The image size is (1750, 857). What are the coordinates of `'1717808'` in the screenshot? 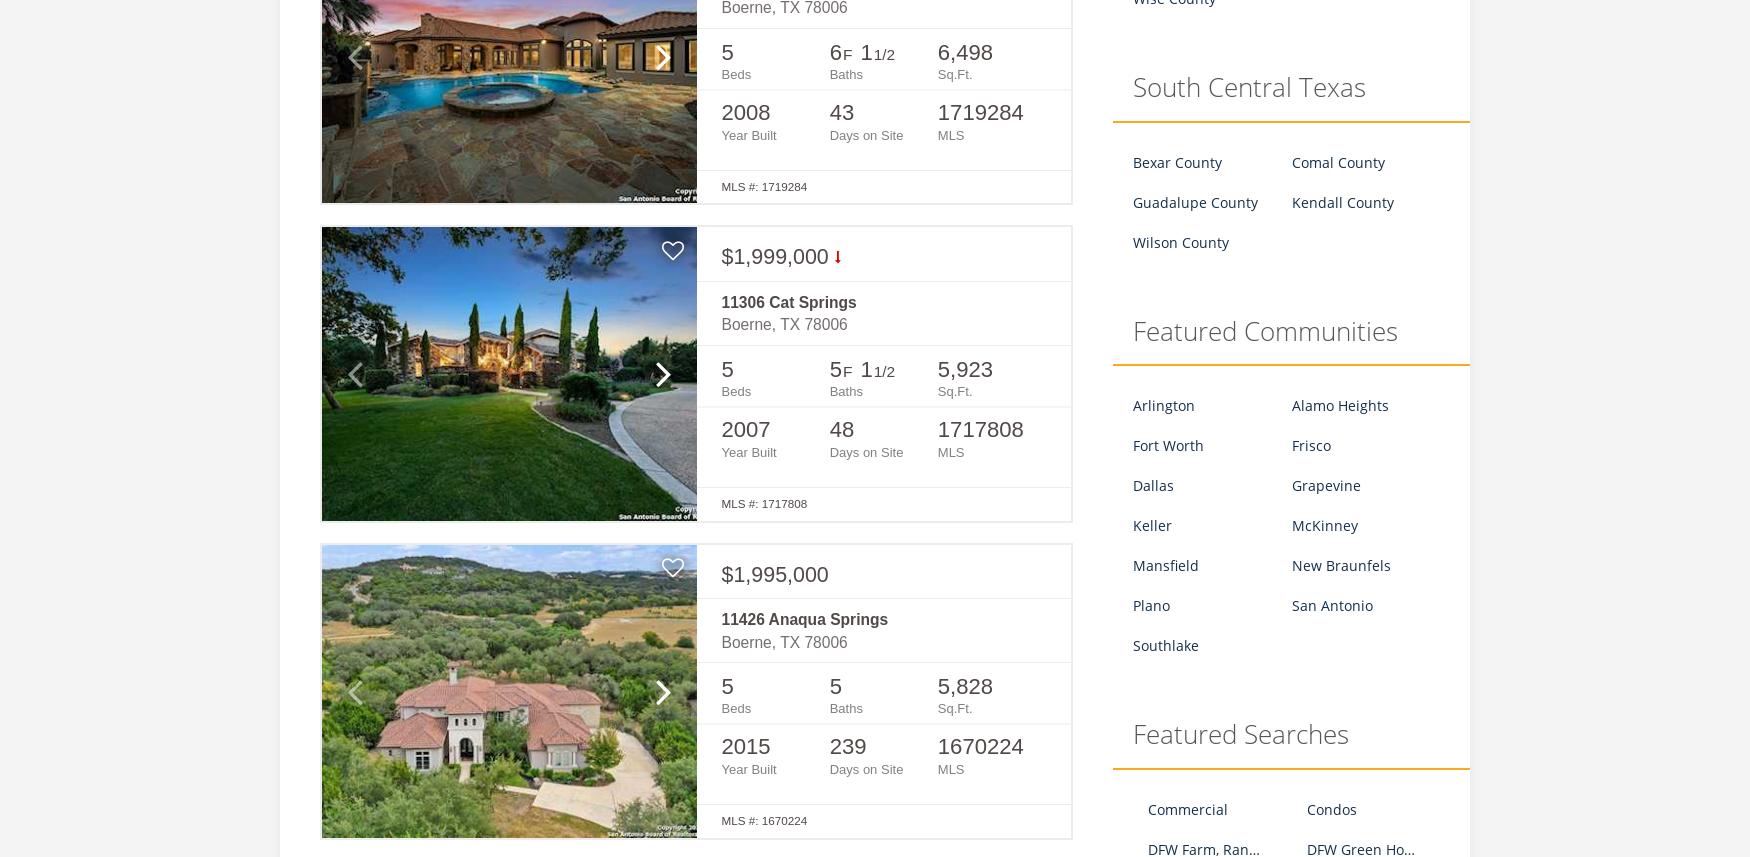 It's located at (980, 428).